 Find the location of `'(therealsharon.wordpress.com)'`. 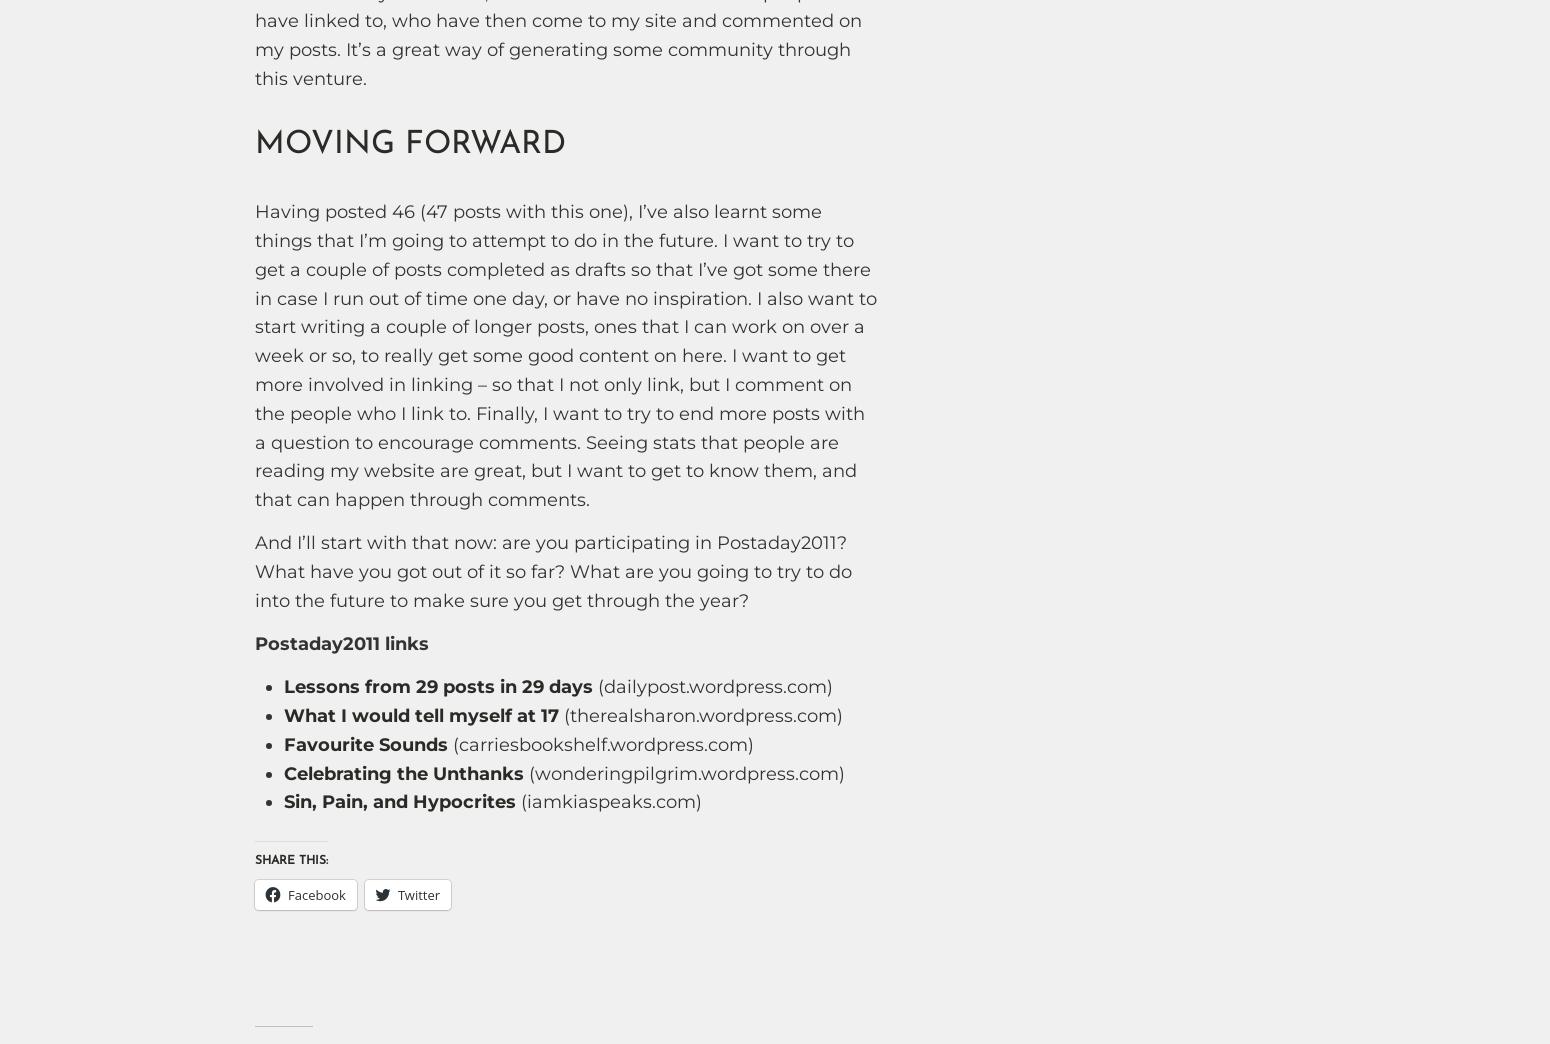

'(therealsharon.wordpress.com)' is located at coordinates (699, 714).